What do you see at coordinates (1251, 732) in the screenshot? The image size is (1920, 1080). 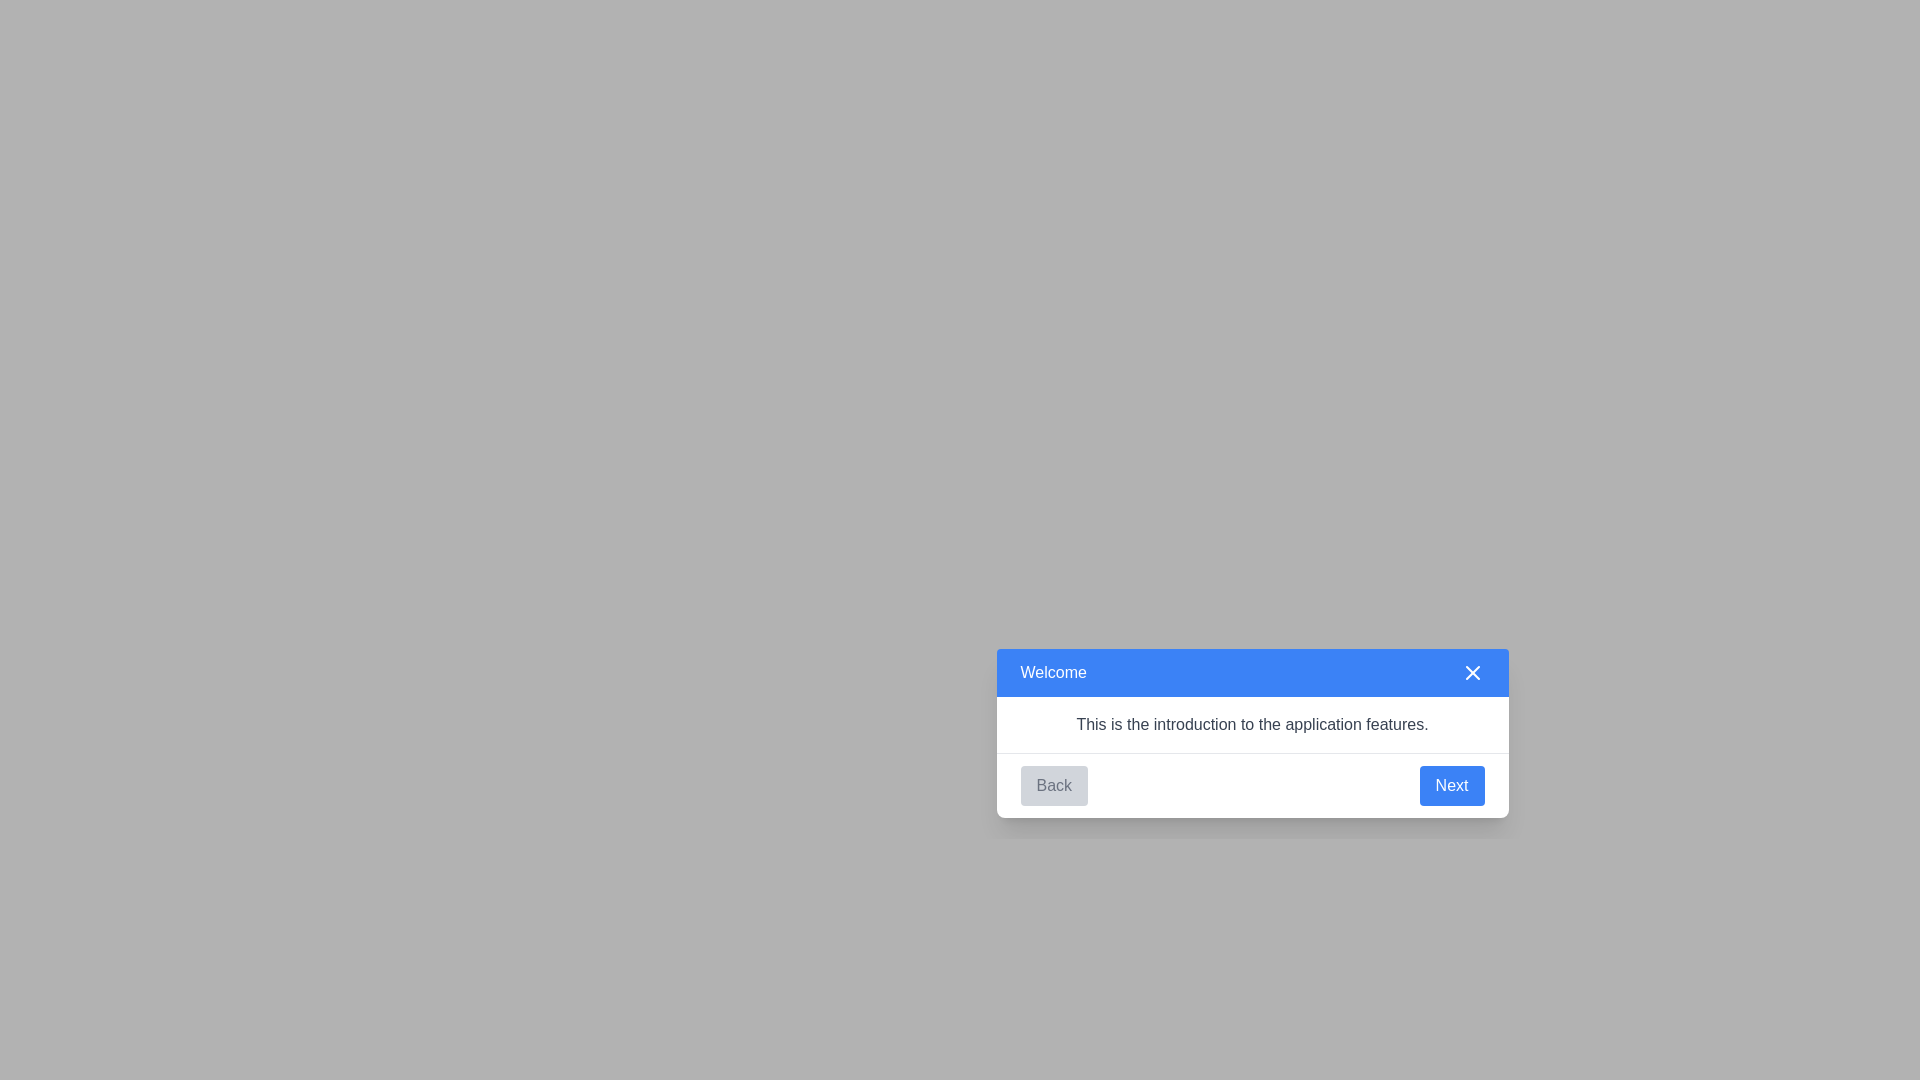 I see `content displayed within the central modal dialog that introduces users to the application features` at bounding box center [1251, 732].